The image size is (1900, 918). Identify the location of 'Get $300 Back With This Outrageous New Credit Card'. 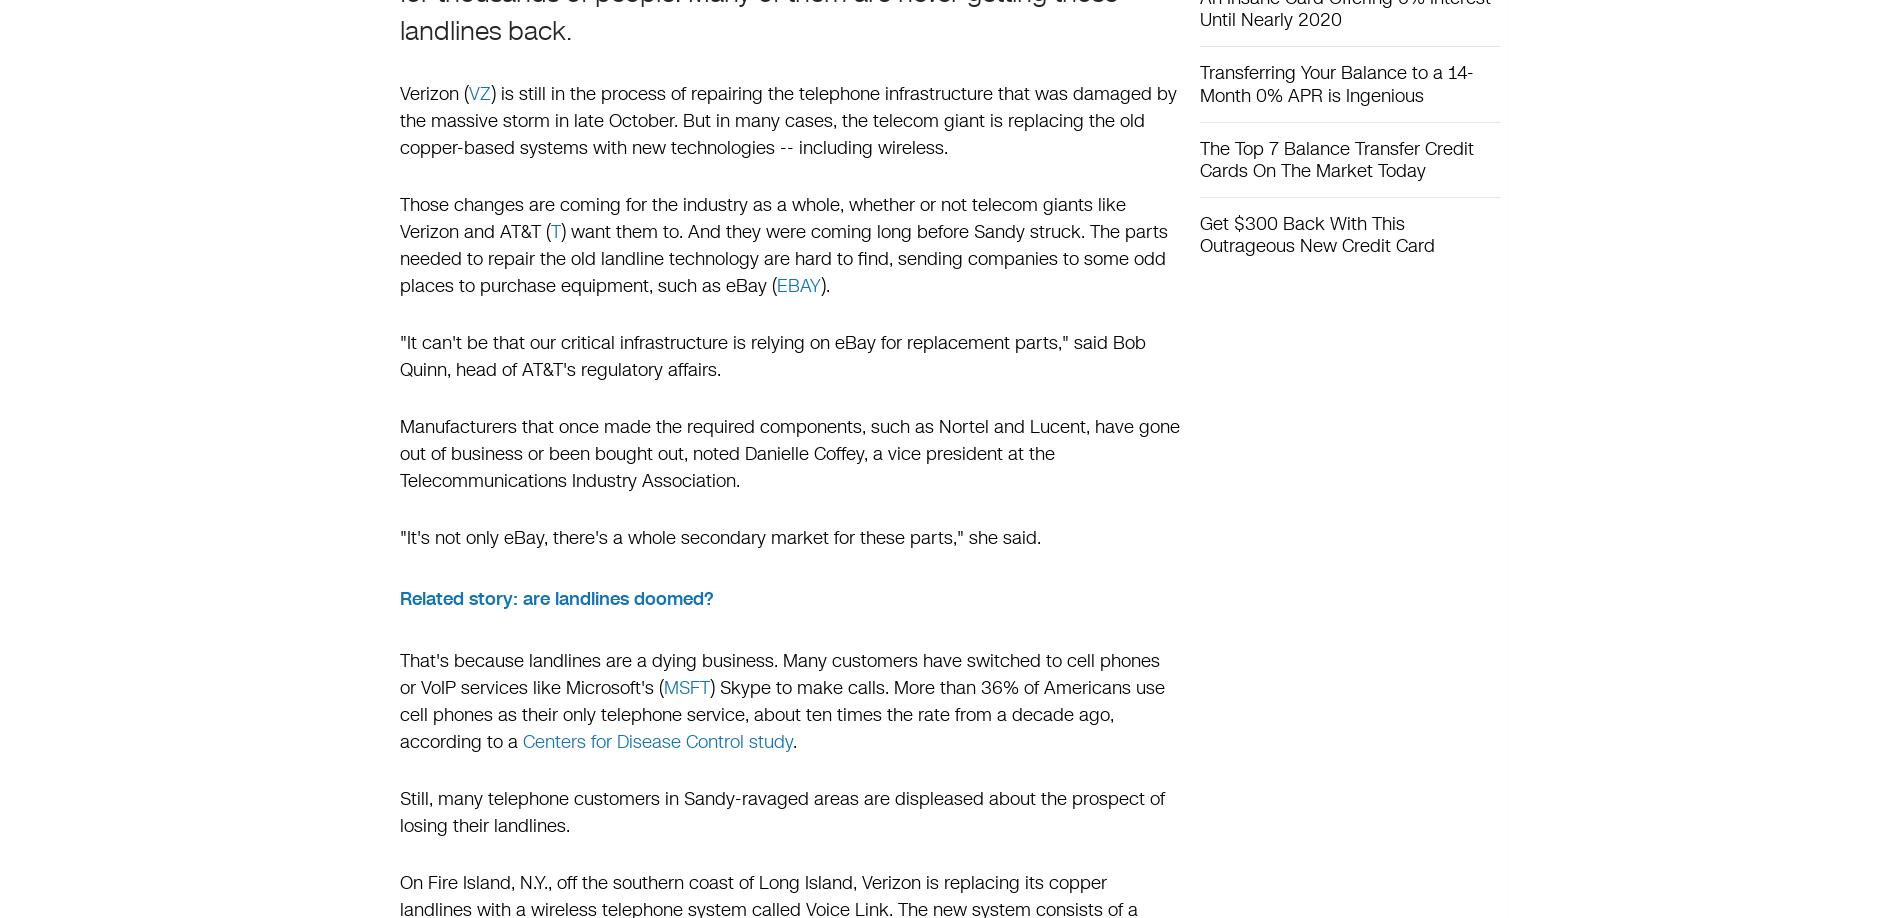
(1199, 233).